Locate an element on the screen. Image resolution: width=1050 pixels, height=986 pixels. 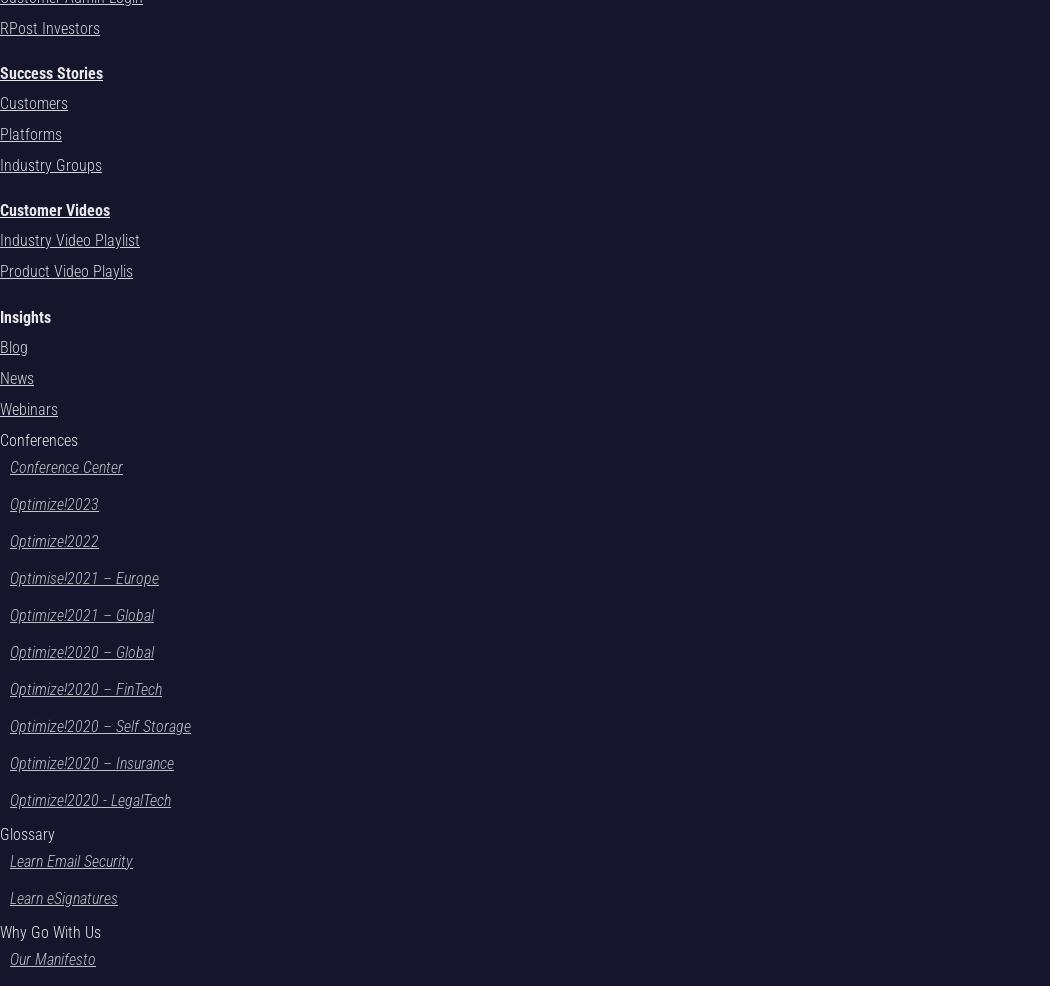
'Optimize!2020 – FinTech' is located at coordinates (85, 687).